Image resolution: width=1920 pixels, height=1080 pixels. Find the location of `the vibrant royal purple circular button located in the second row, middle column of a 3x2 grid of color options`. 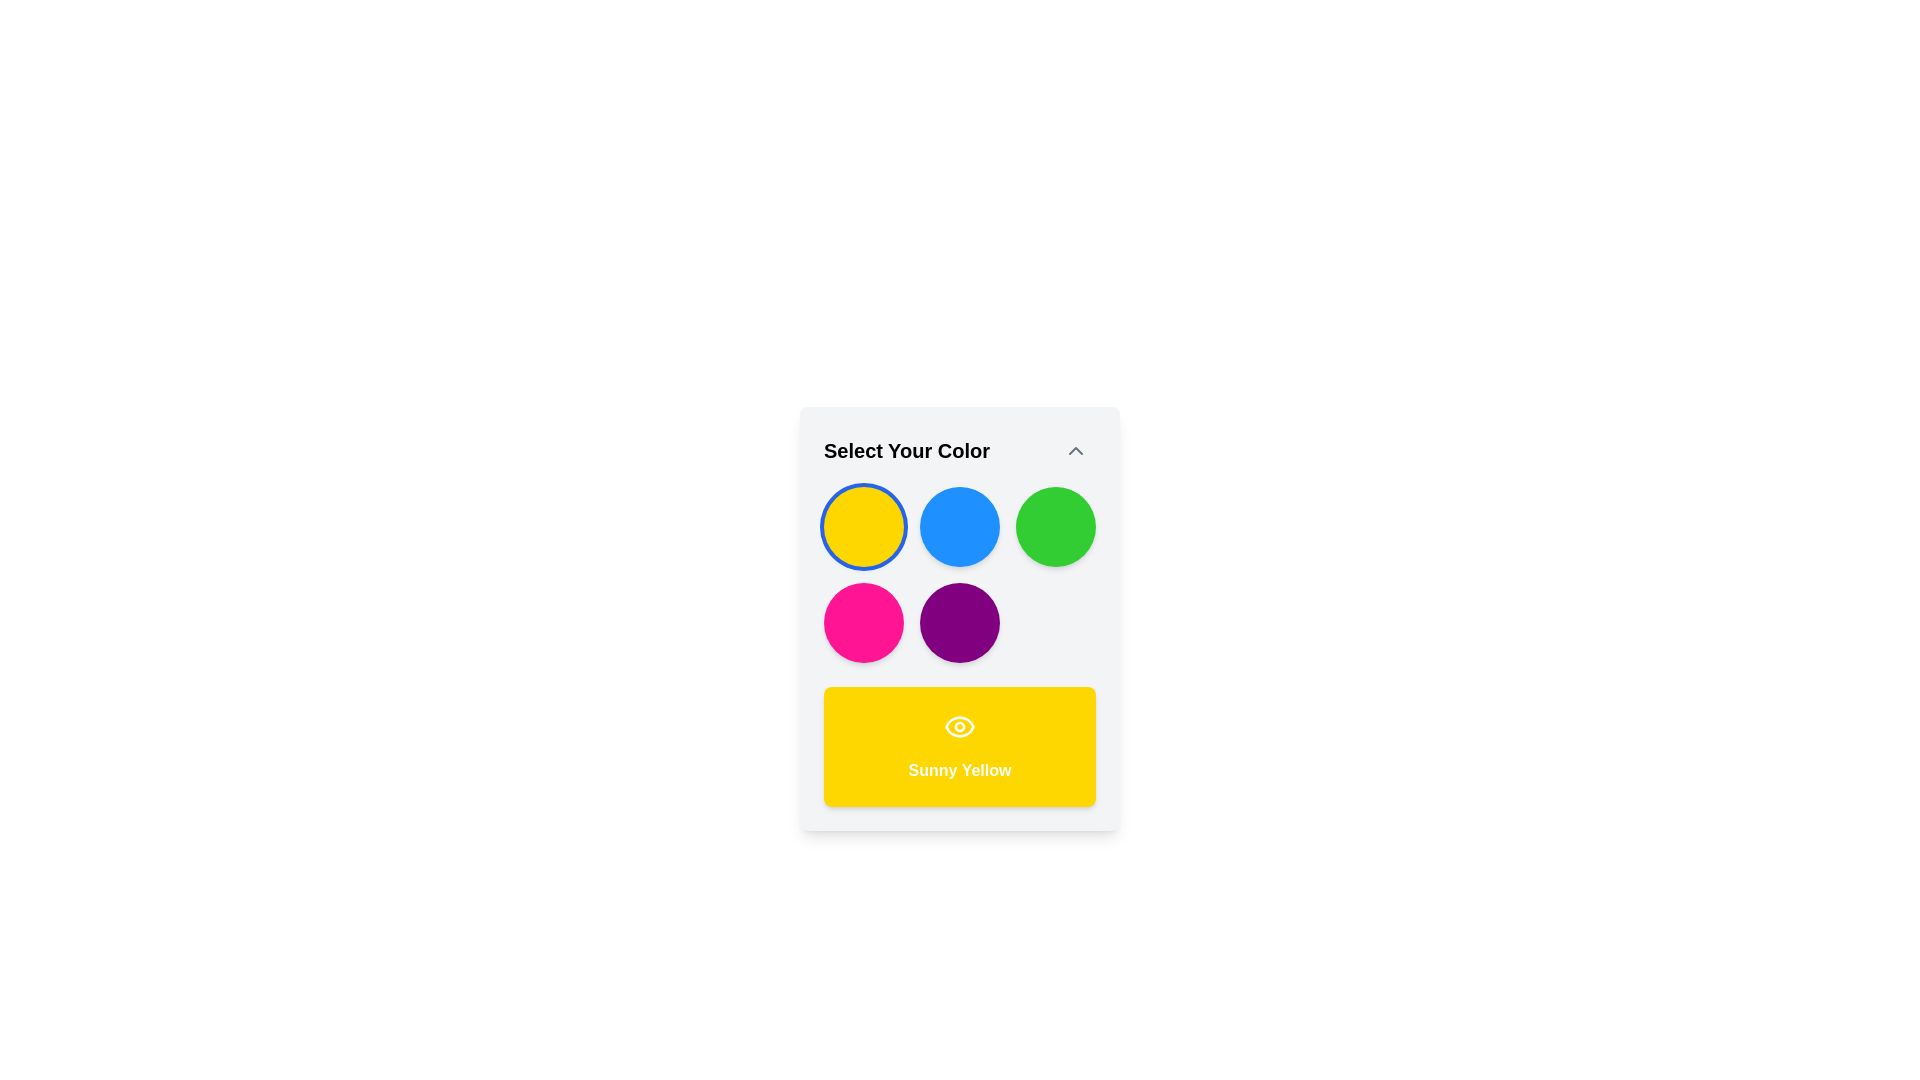

the vibrant royal purple circular button located in the second row, middle column of a 3x2 grid of color options is located at coordinates (960, 622).